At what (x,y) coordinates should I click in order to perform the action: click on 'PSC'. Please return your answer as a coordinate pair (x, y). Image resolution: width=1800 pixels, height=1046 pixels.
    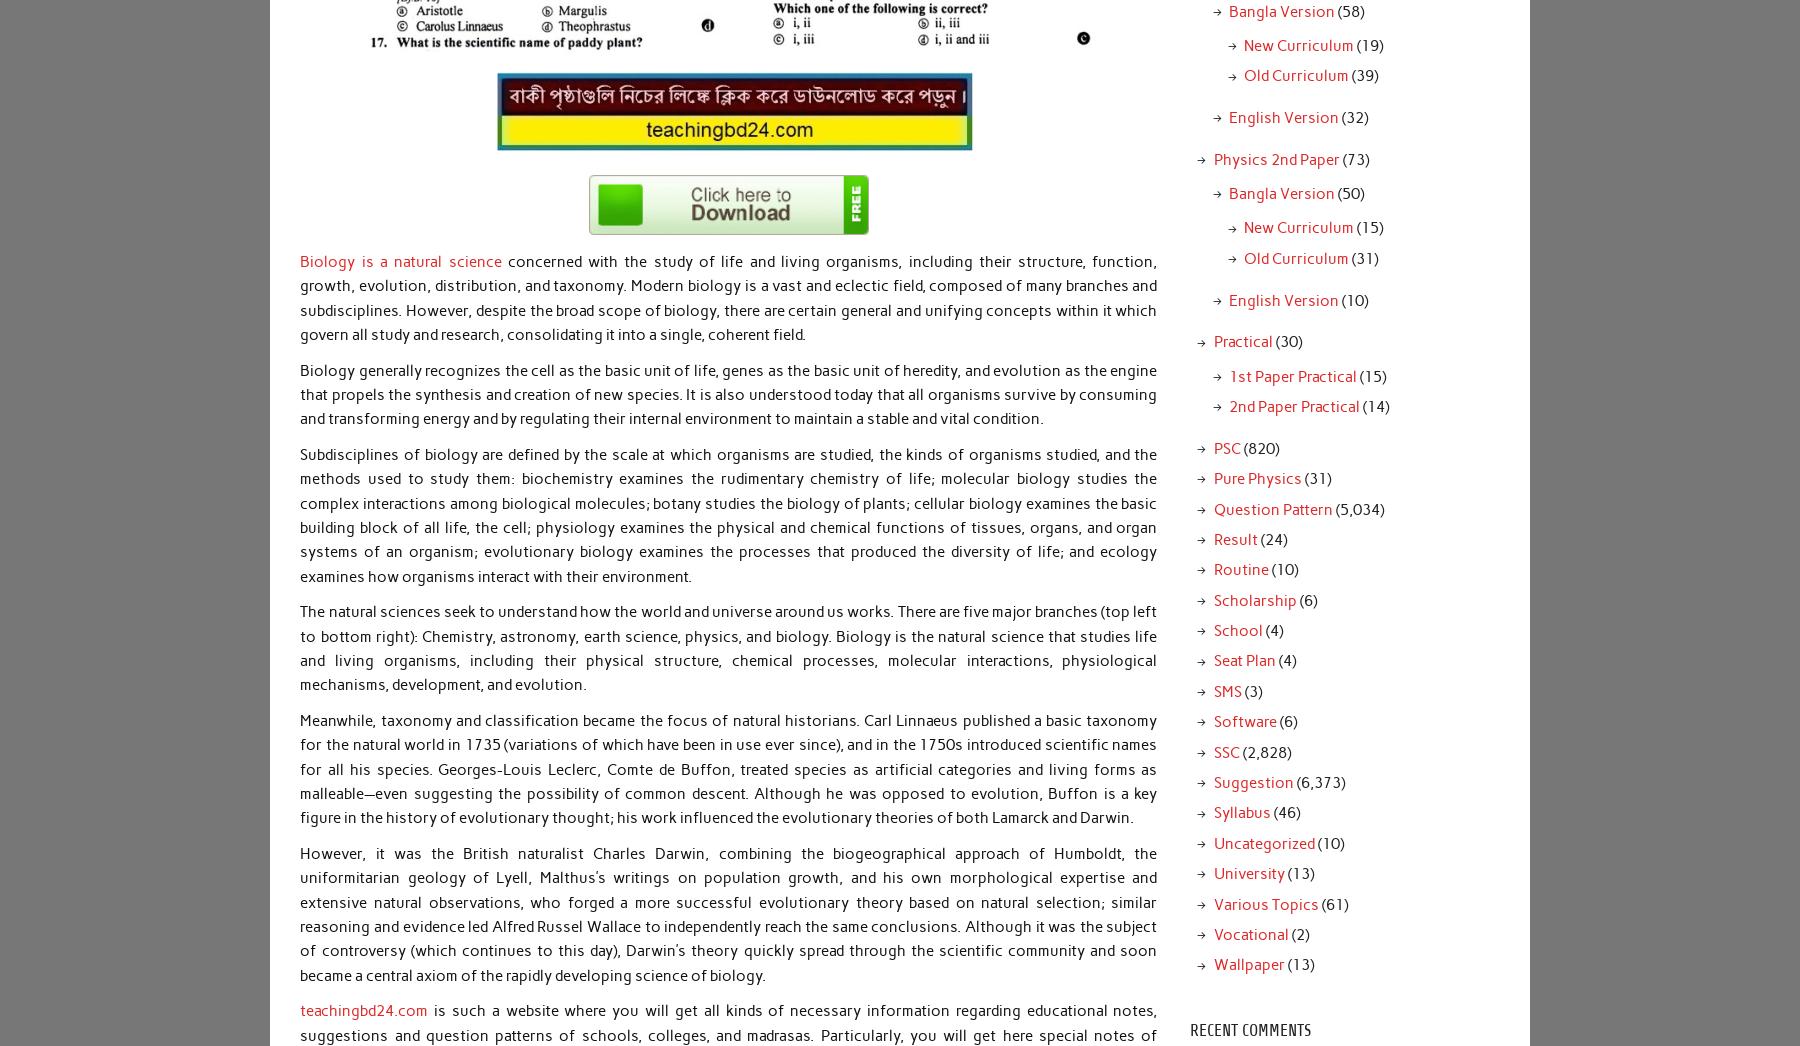
    Looking at the image, I should click on (1225, 447).